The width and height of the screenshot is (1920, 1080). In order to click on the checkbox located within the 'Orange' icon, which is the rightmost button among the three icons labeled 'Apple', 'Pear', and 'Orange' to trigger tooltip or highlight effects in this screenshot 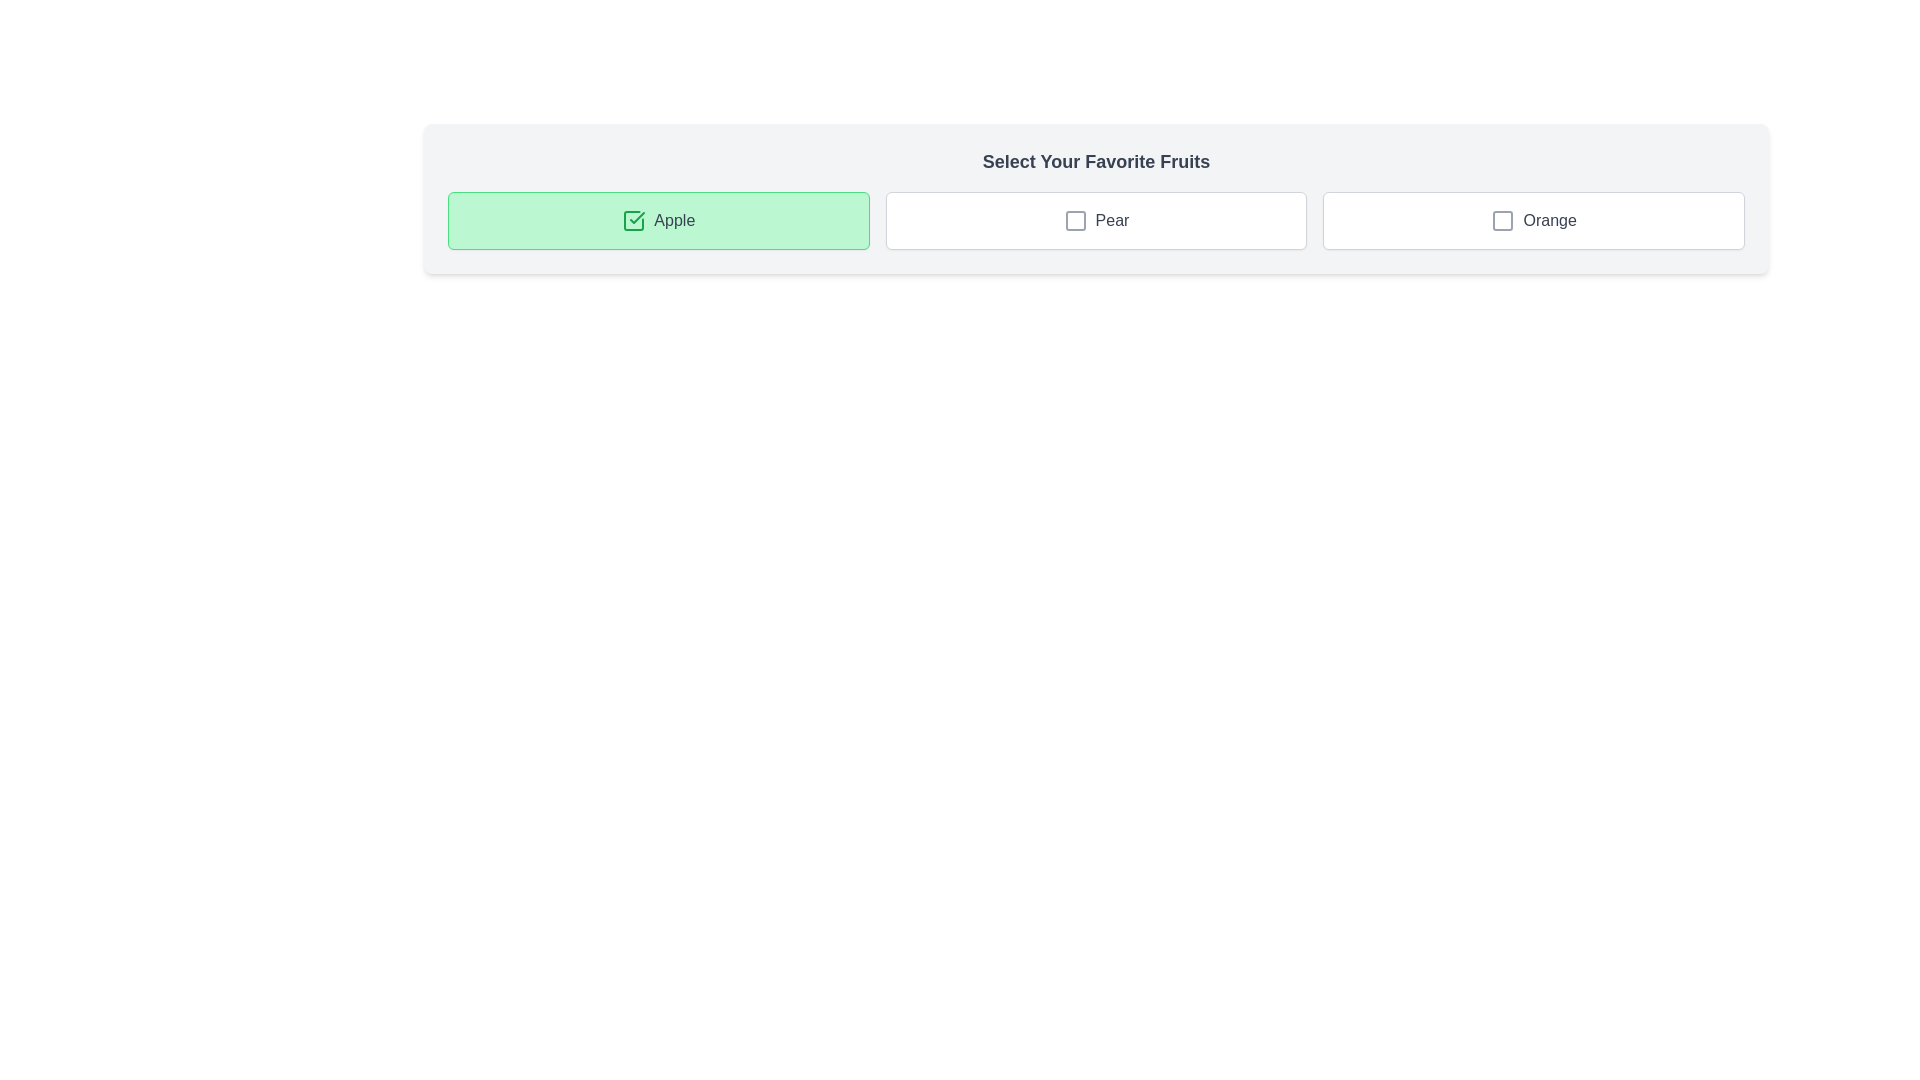, I will do `click(1503, 220)`.